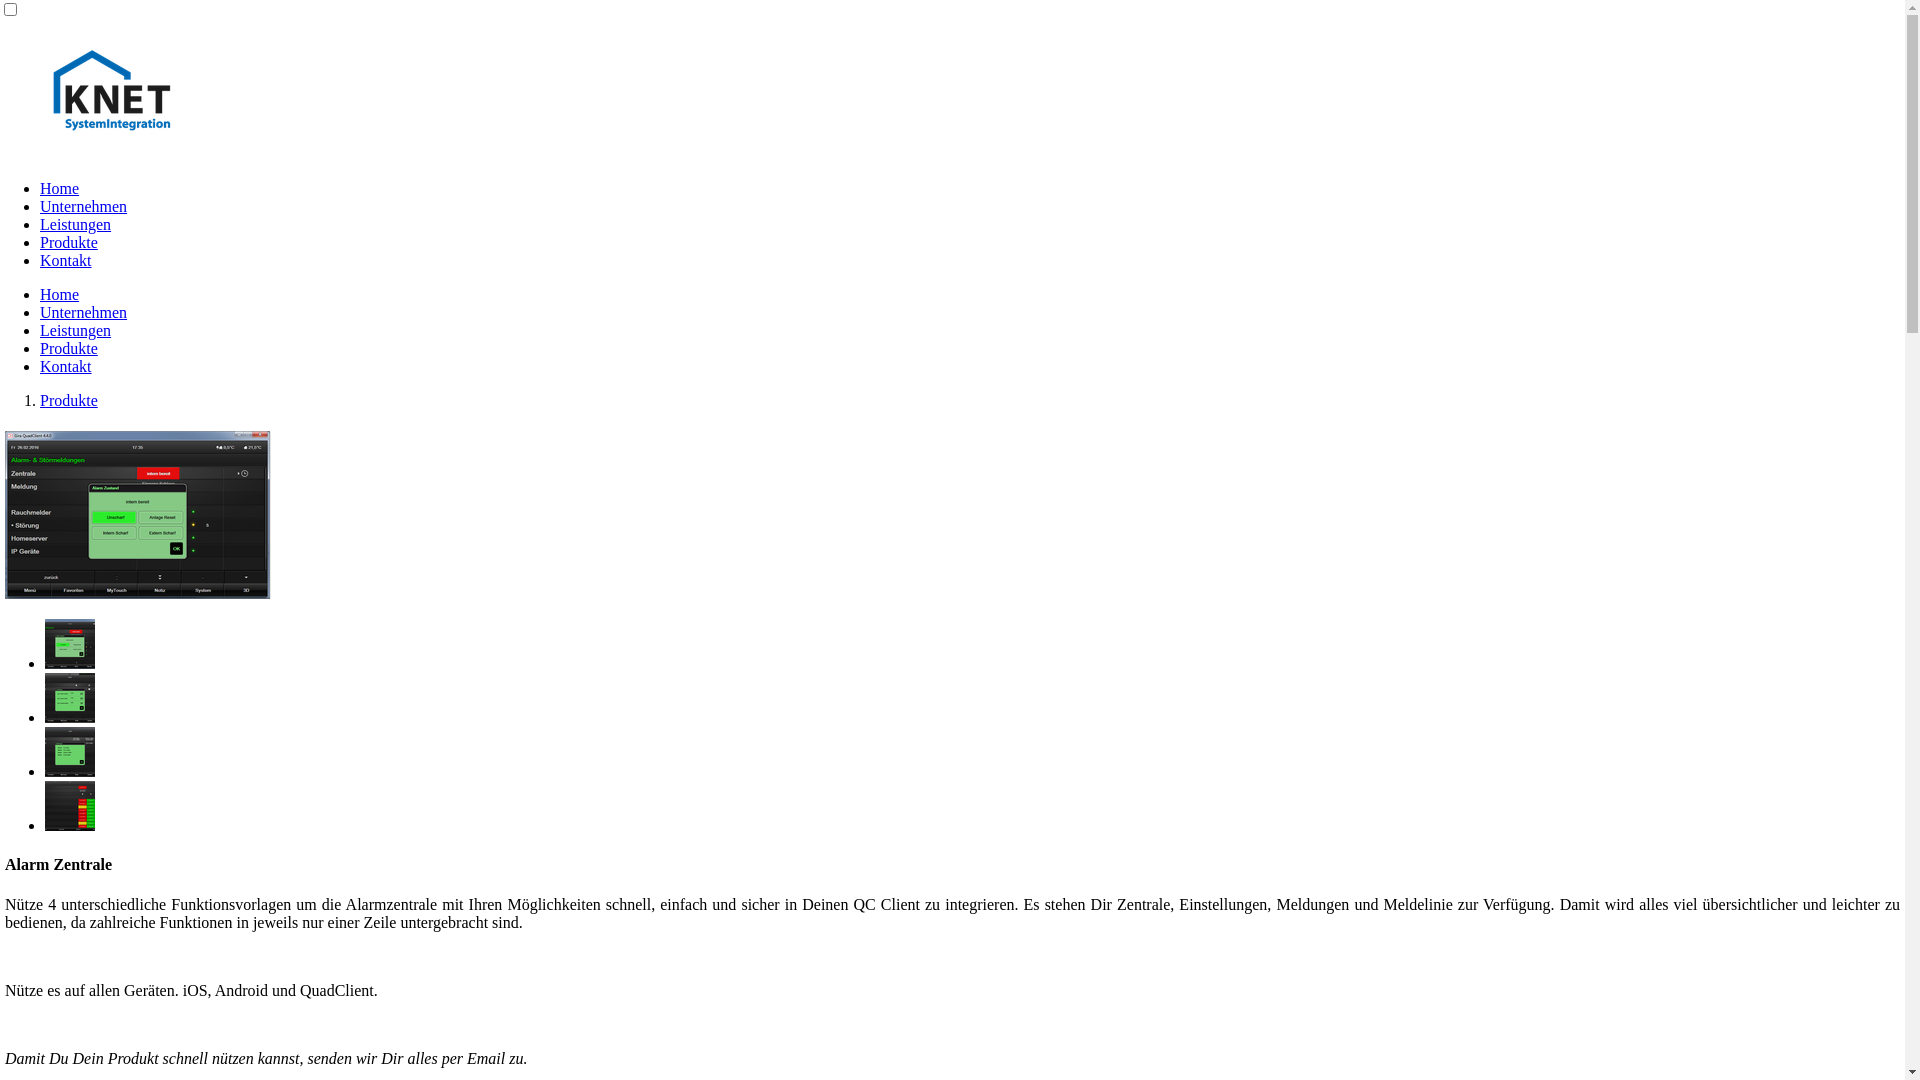  What do you see at coordinates (82, 206) in the screenshot?
I see `'Unternehmen'` at bounding box center [82, 206].